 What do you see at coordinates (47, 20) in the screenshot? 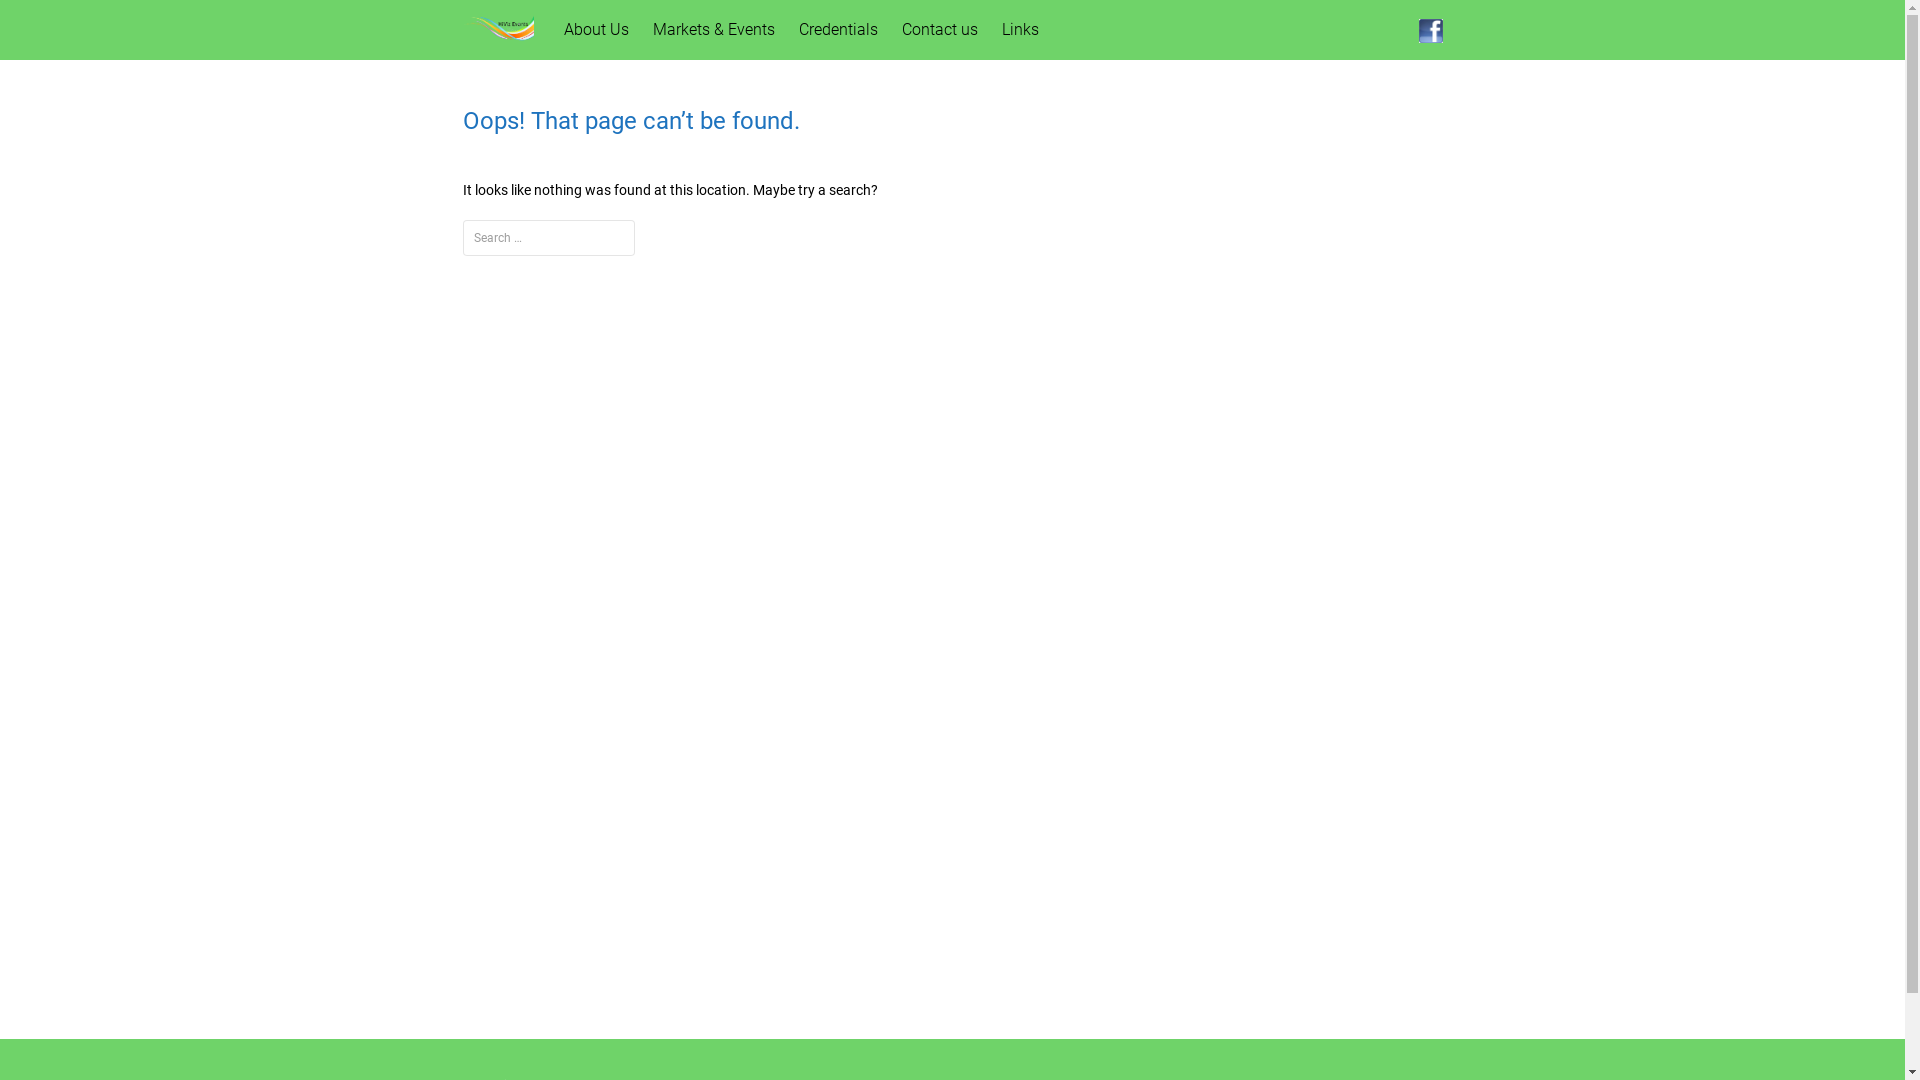
I see `'Search'` at bounding box center [47, 20].